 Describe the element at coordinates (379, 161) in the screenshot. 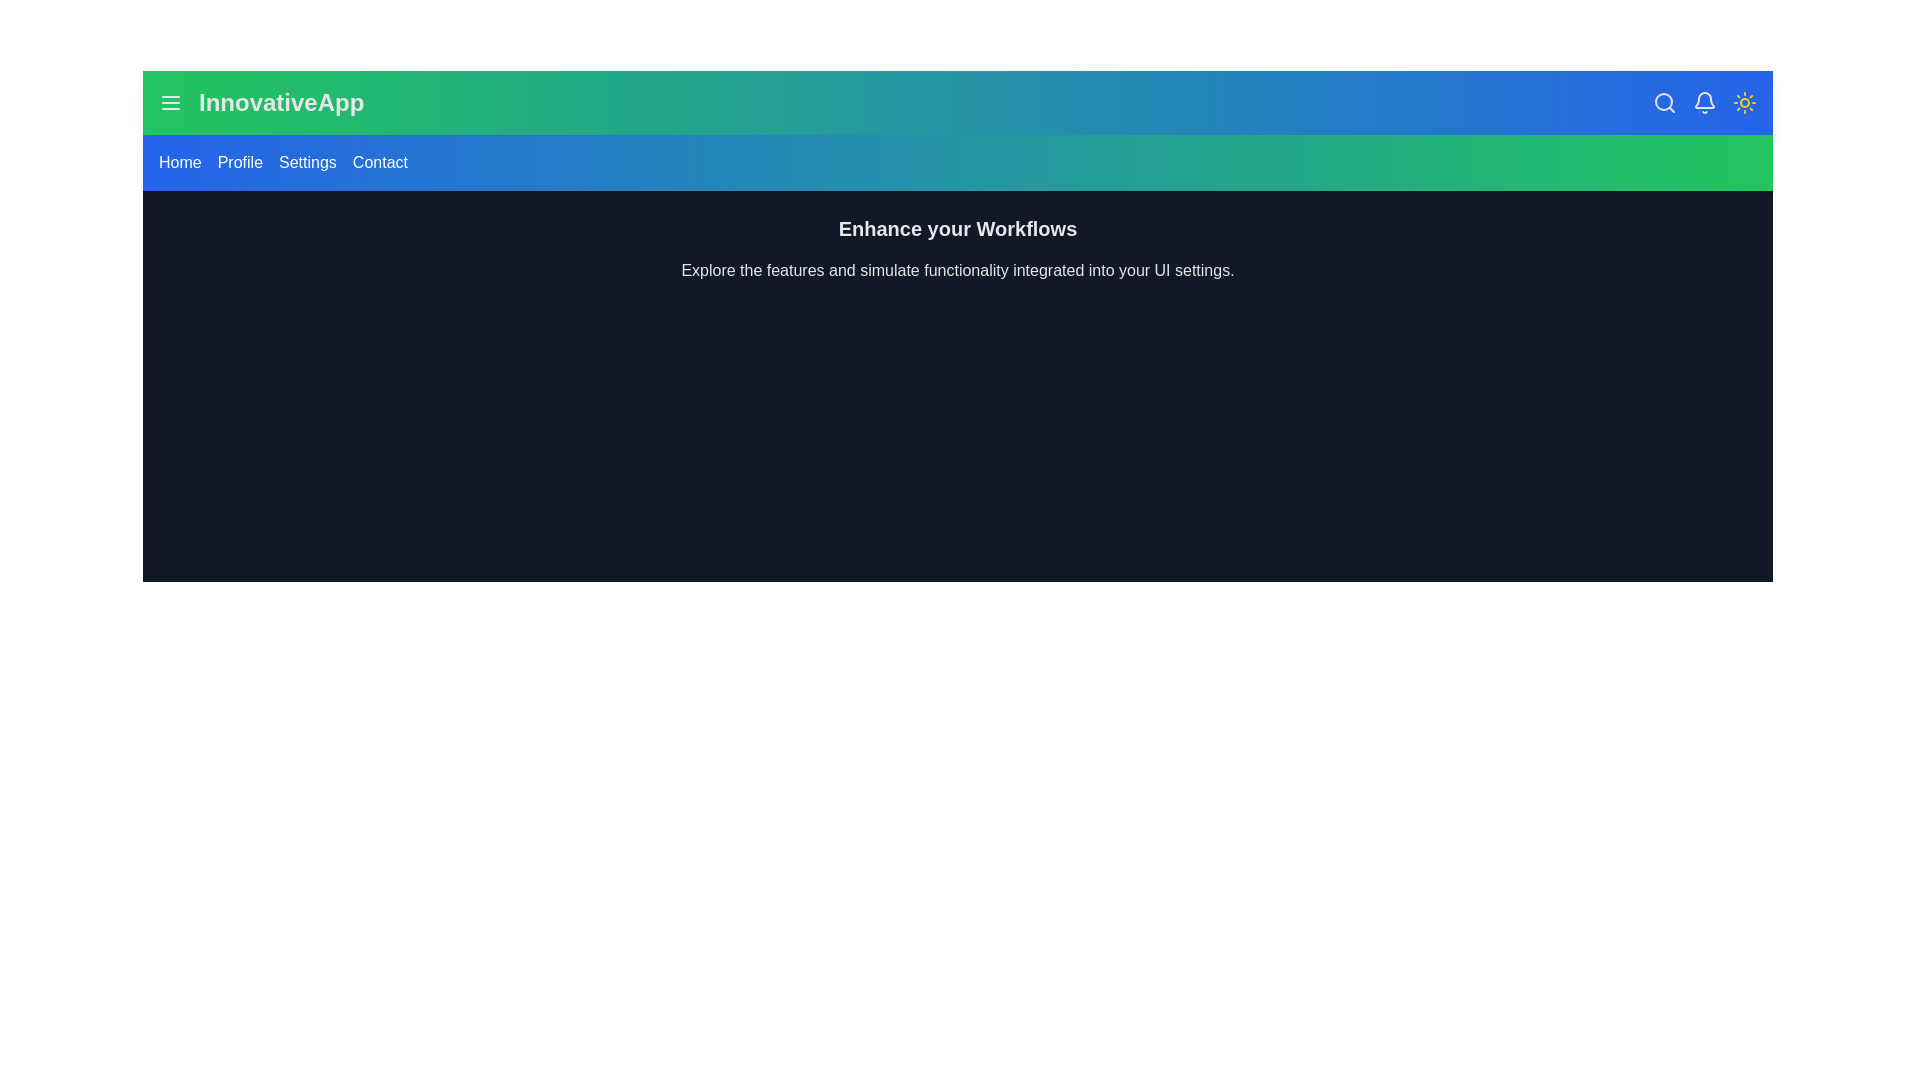

I see `the Contact menu link to navigate to the respective section` at that location.